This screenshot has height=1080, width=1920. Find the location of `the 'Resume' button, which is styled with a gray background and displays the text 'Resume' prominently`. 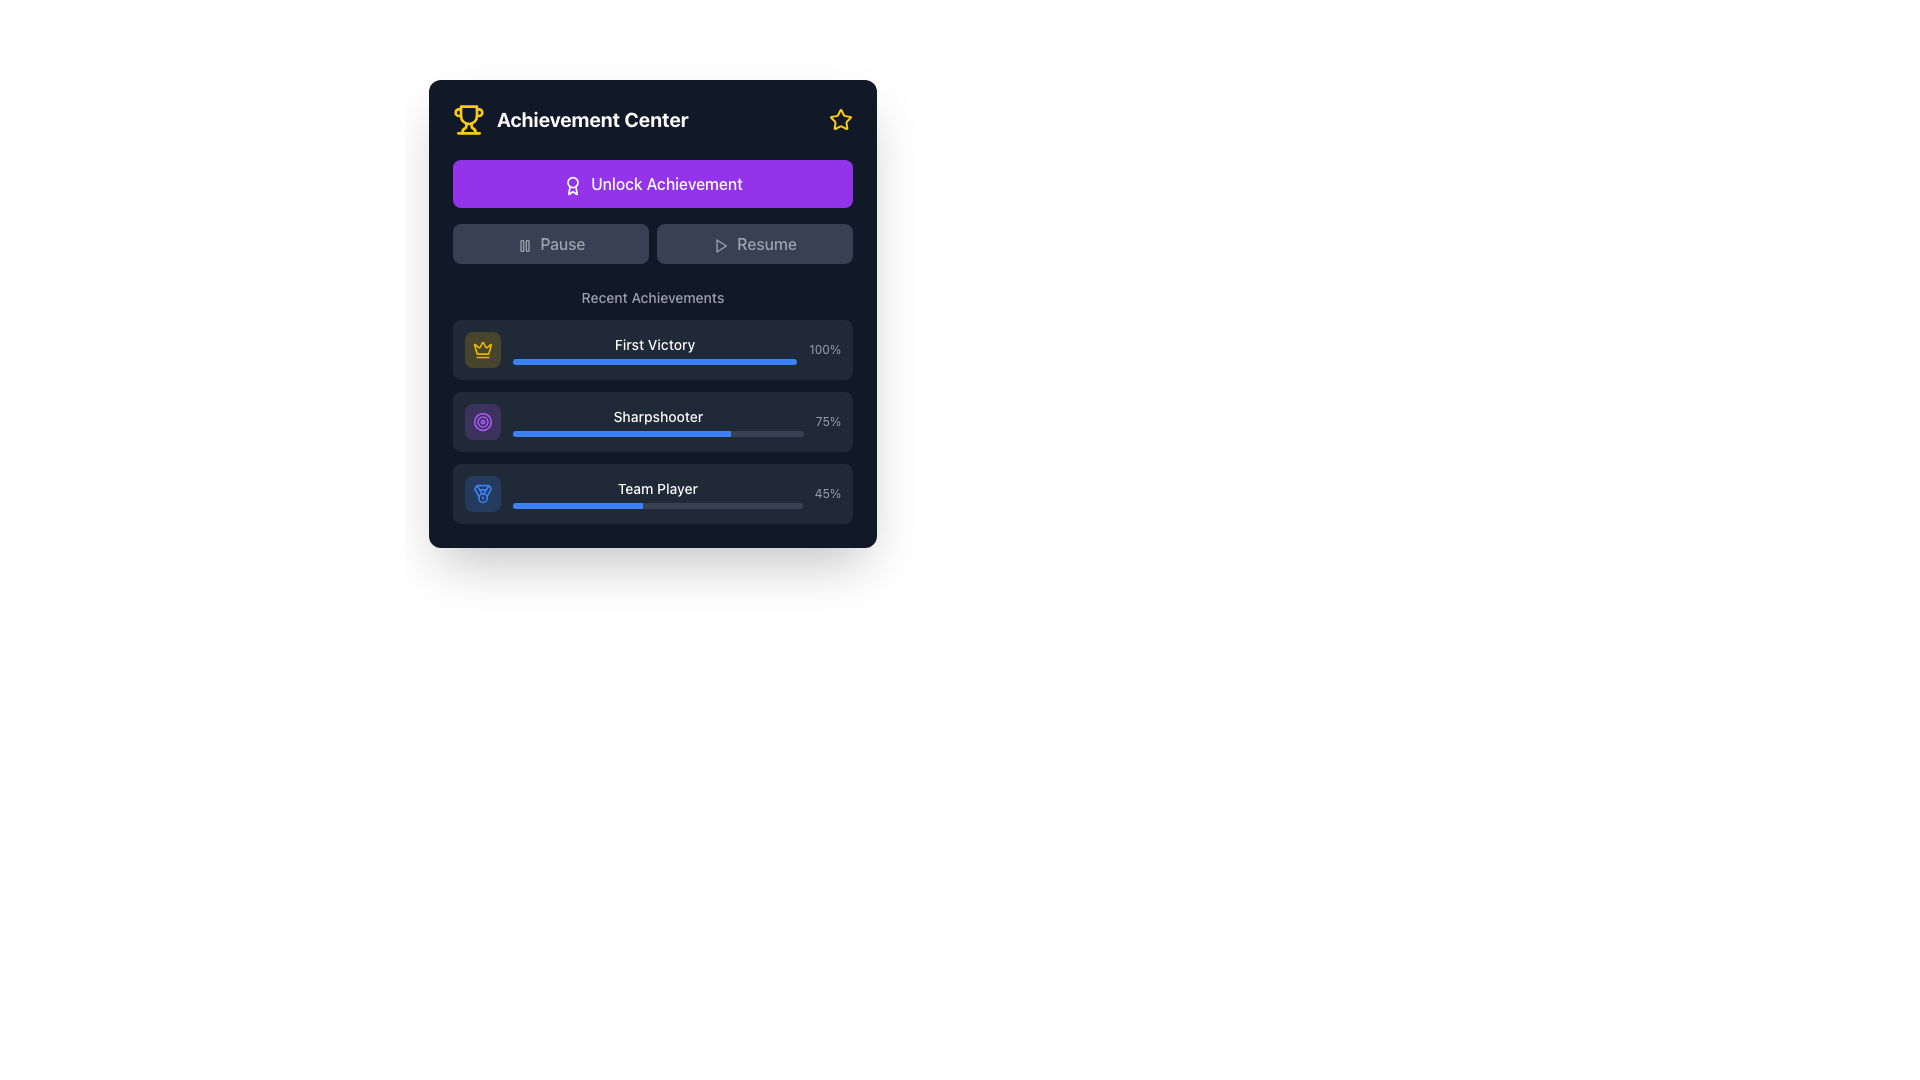

the 'Resume' button, which is styled with a gray background and displays the text 'Resume' prominently is located at coordinates (753, 242).